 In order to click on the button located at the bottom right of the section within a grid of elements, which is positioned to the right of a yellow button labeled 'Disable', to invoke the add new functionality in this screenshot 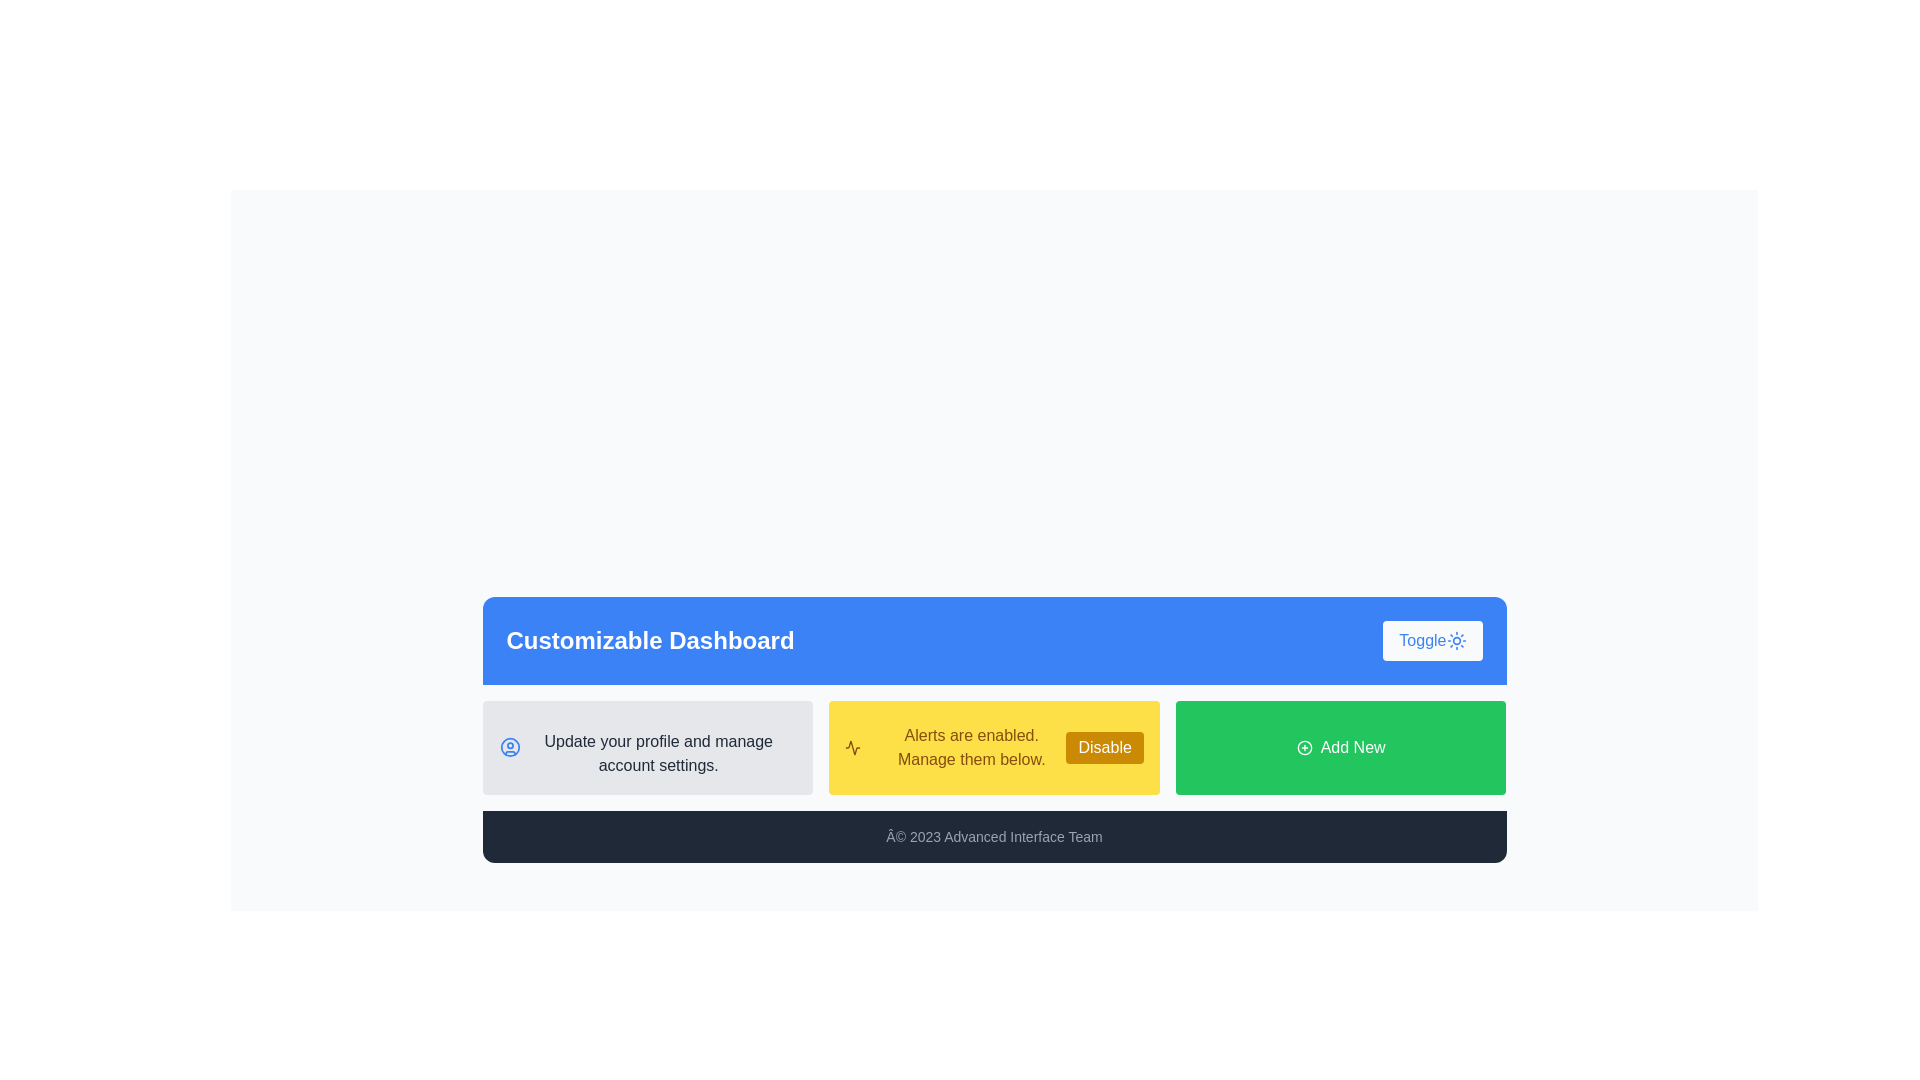, I will do `click(1341, 748)`.